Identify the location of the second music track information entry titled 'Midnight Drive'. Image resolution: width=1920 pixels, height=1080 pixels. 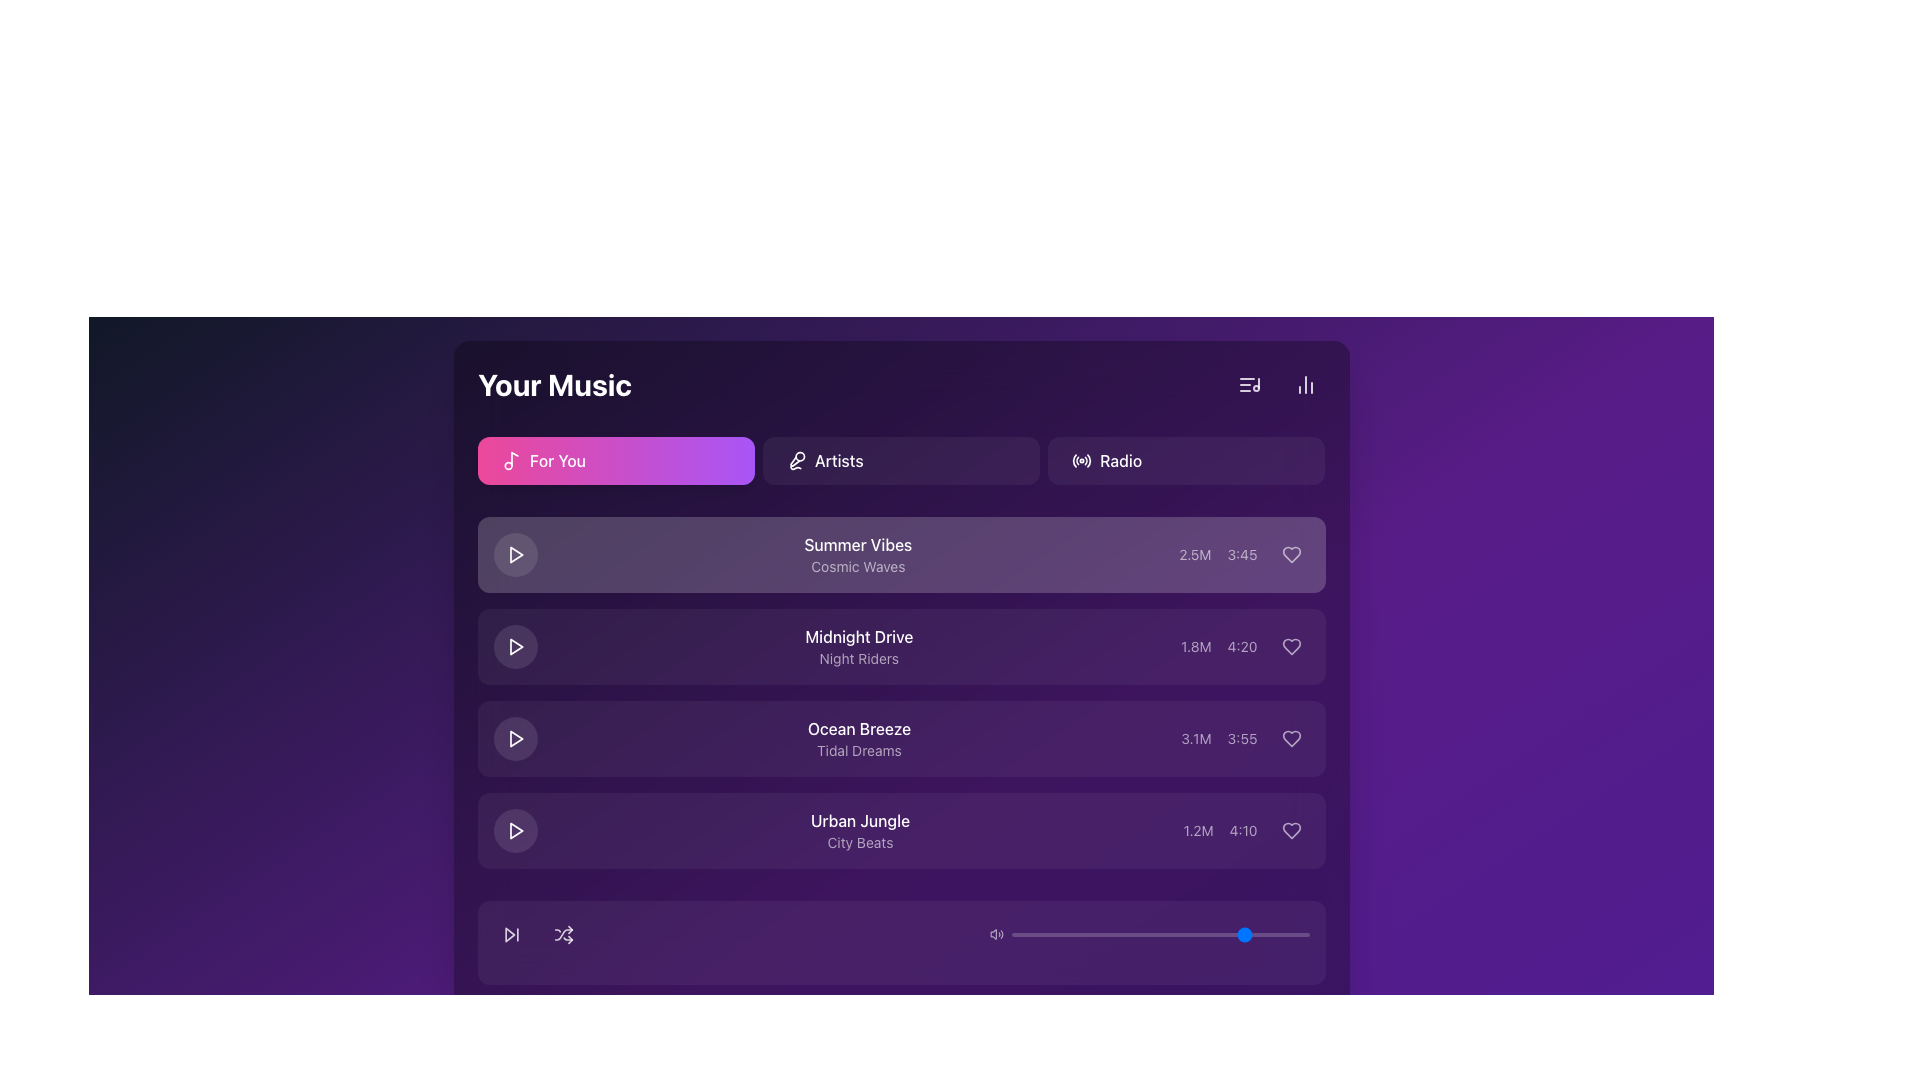
(900, 647).